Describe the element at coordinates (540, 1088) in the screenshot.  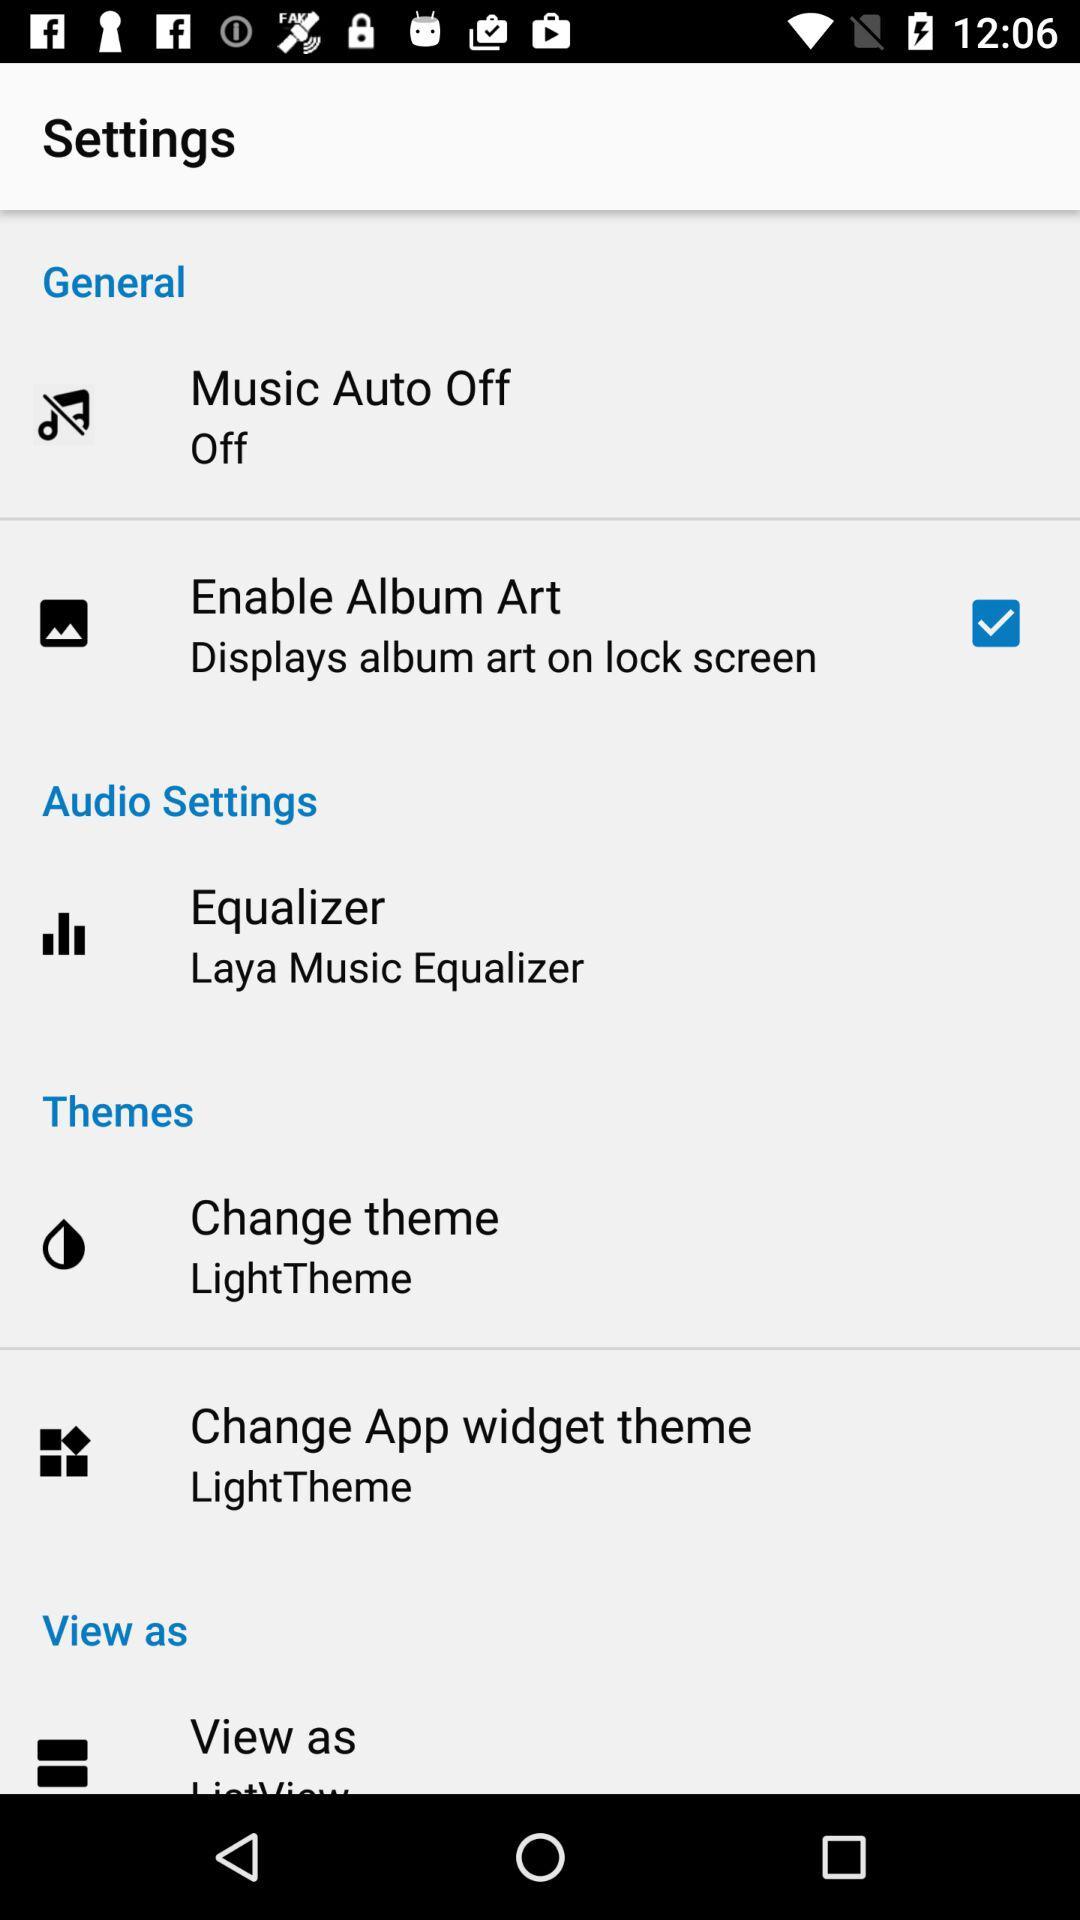
I see `item below laya music equalizer icon` at that location.